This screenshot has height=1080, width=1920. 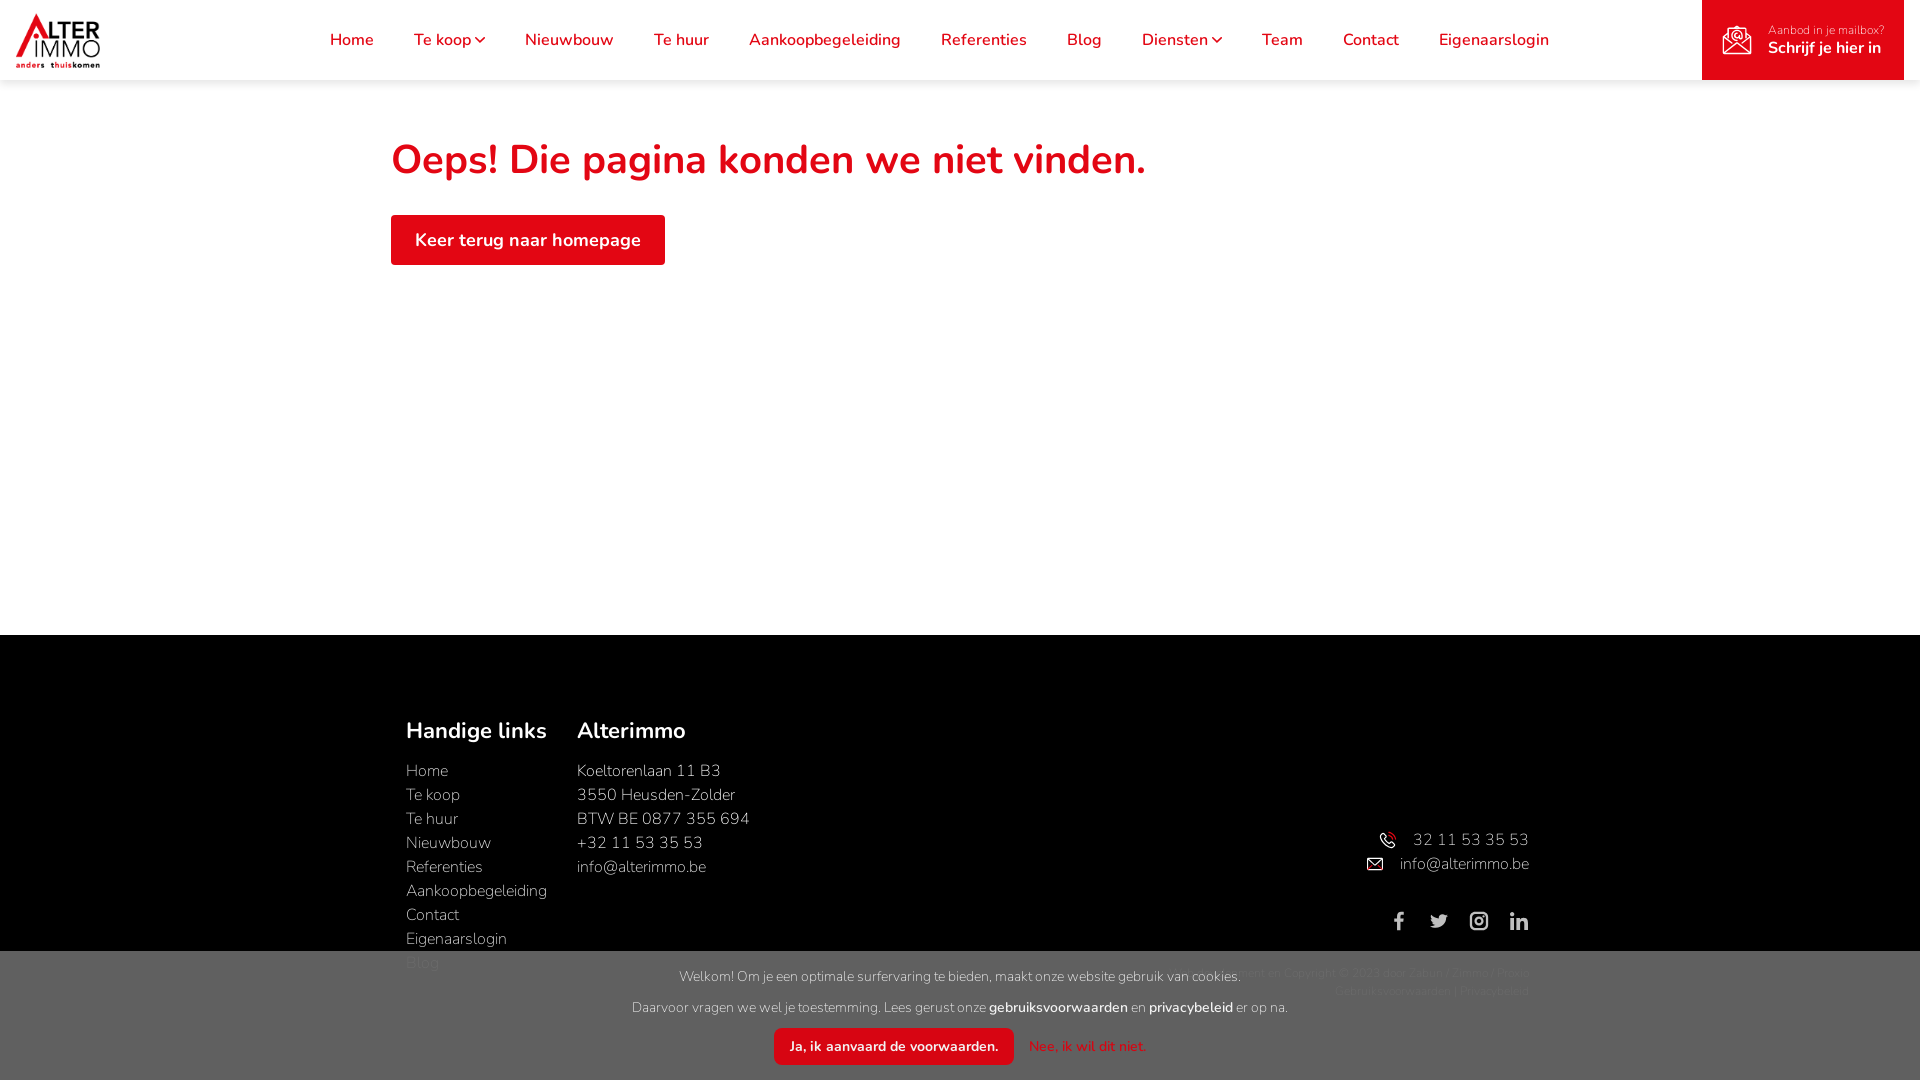 What do you see at coordinates (1405, 920) in the screenshot?
I see `'Facebook'` at bounding box center [1405, 920].